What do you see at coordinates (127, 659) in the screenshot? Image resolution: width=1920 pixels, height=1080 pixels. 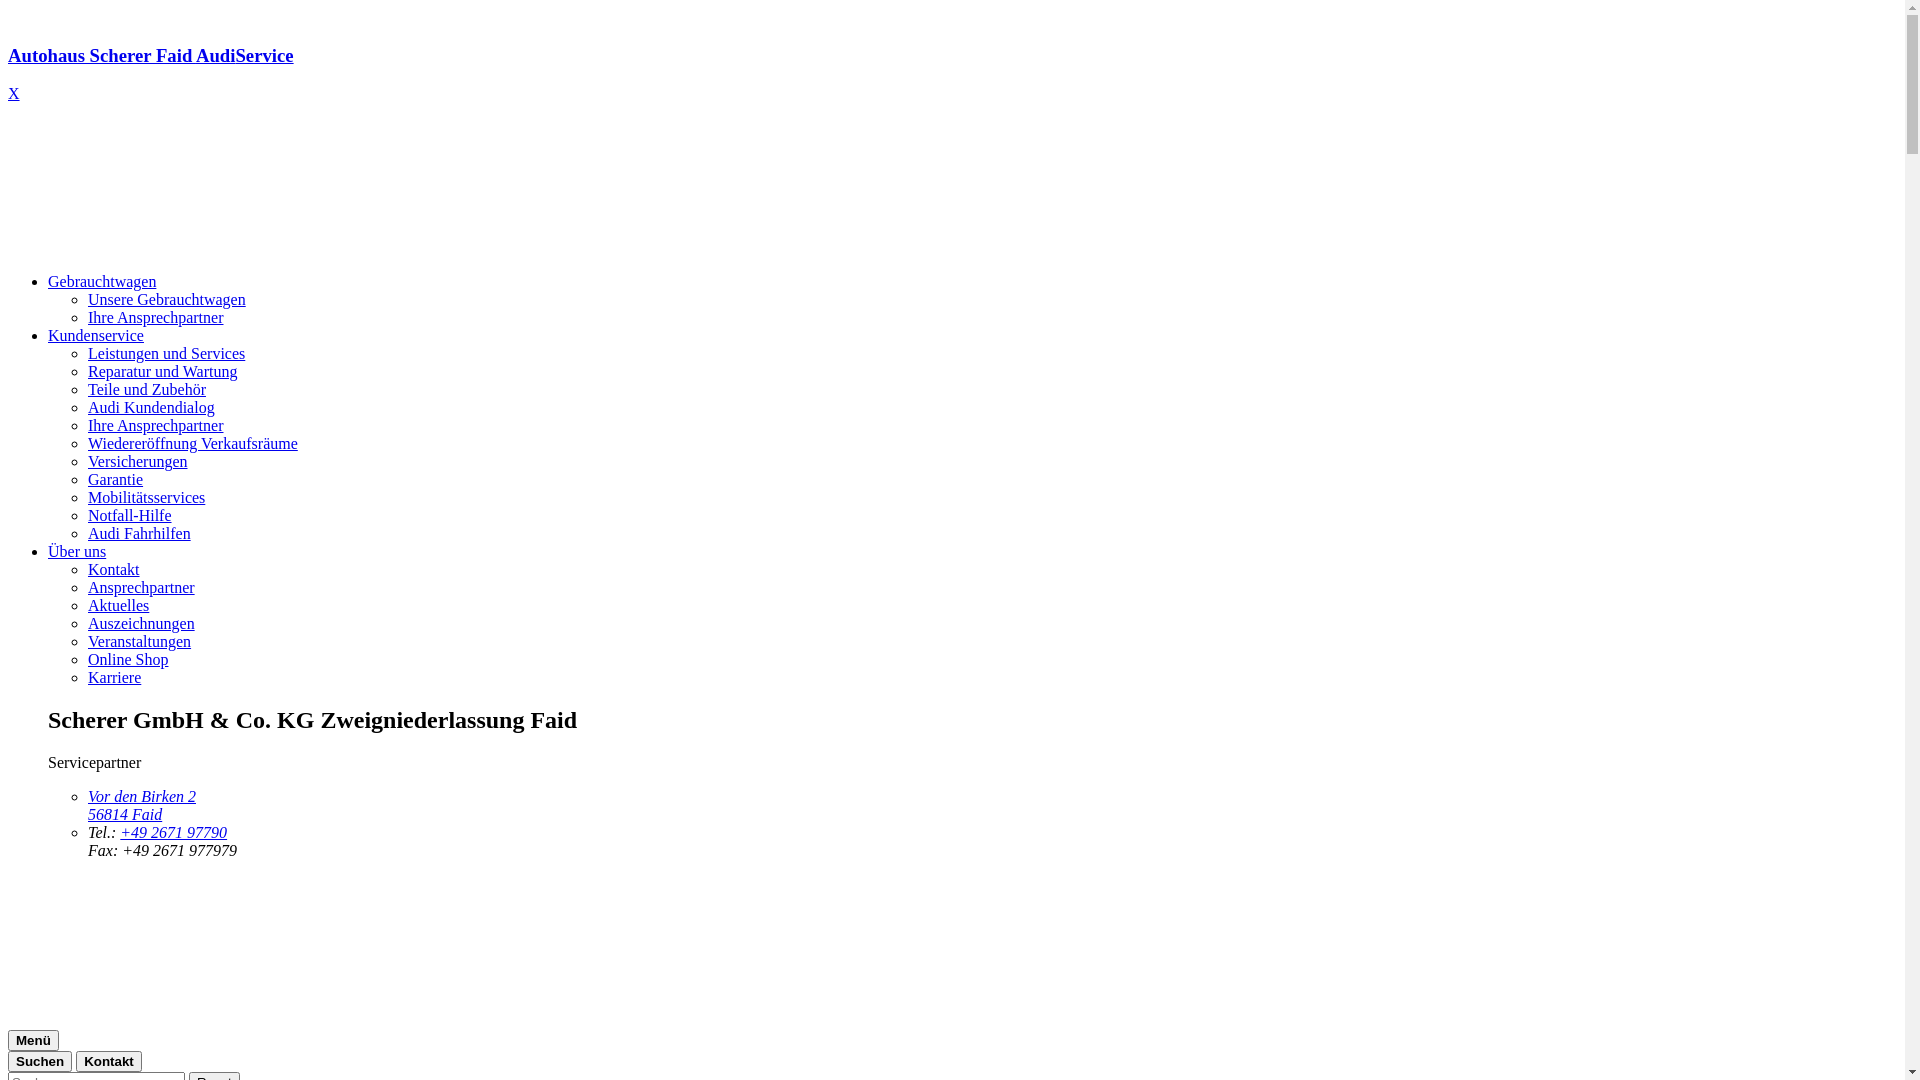 I see `'Online Shop'` at bounding box center [127, 659].